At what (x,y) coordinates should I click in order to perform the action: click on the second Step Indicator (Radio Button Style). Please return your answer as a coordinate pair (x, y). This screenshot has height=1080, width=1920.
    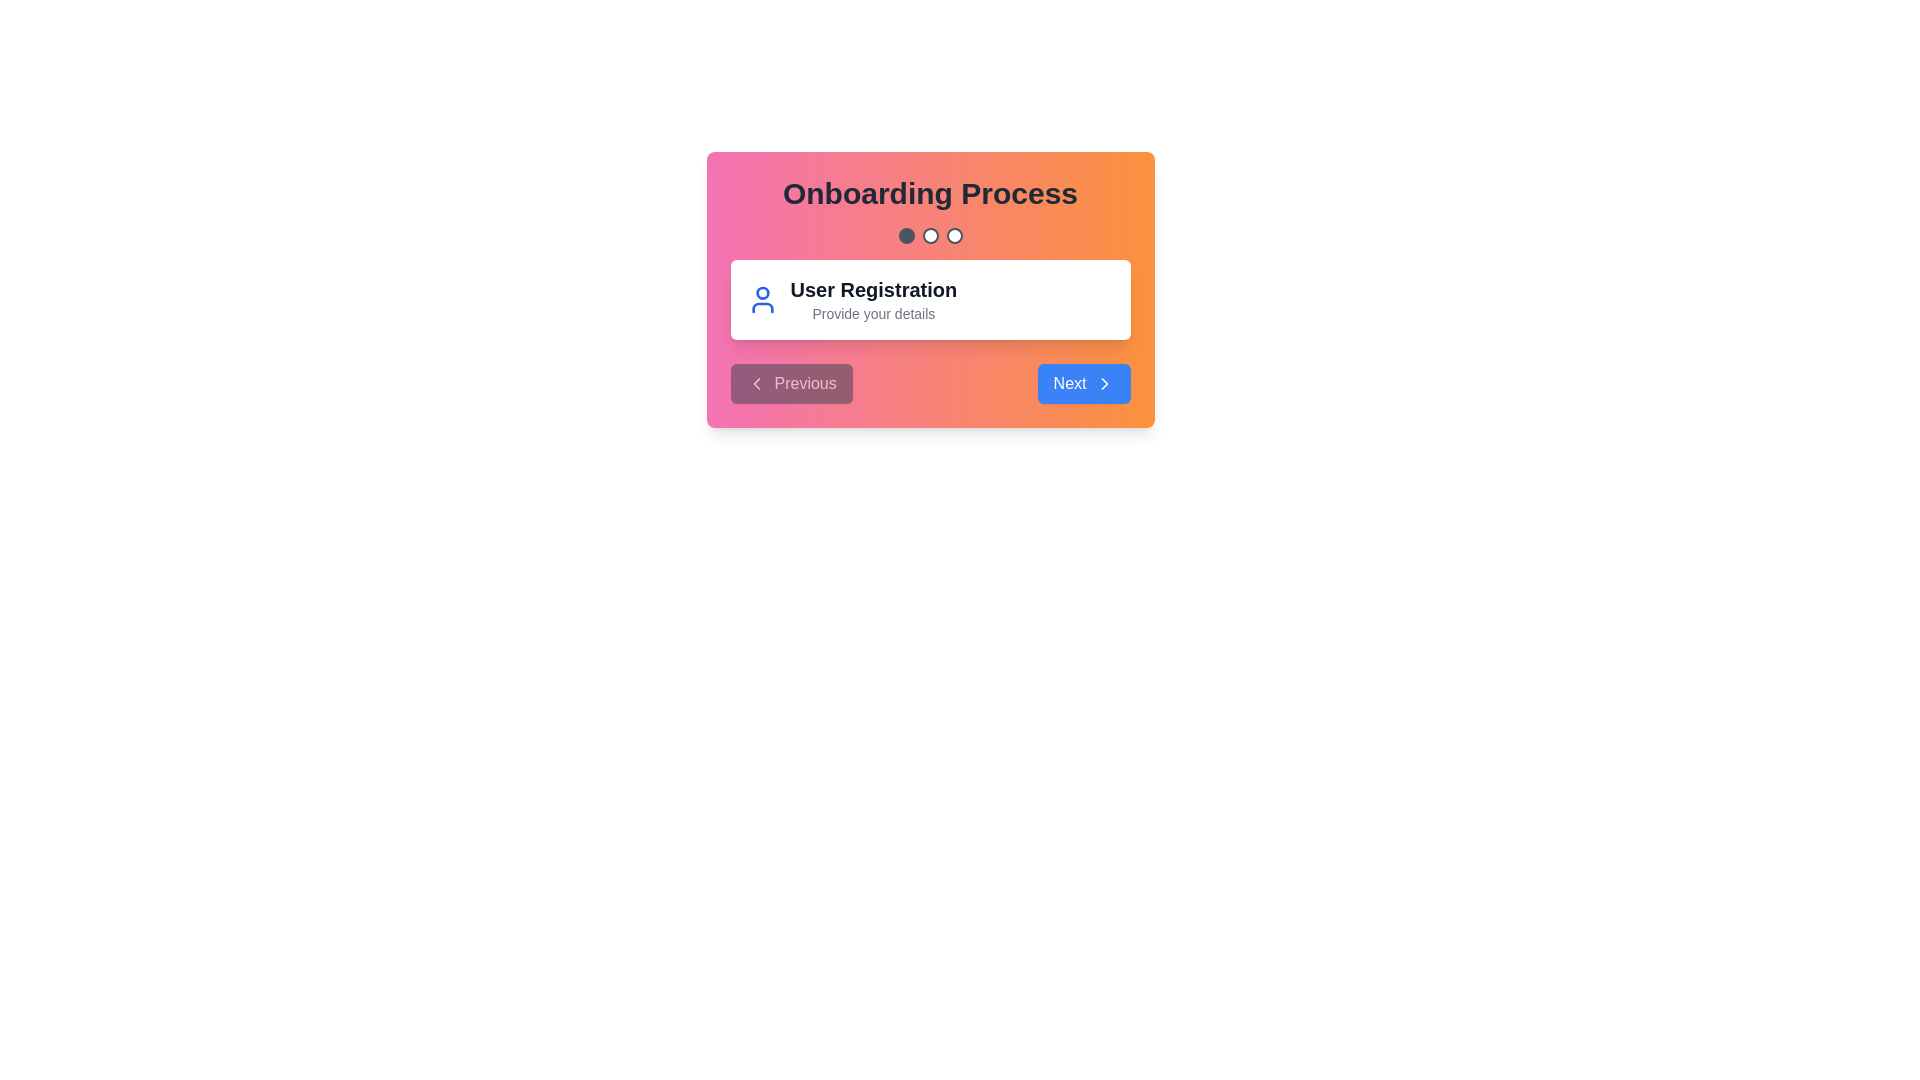
    Looking at the image, I should click on (929, 234).